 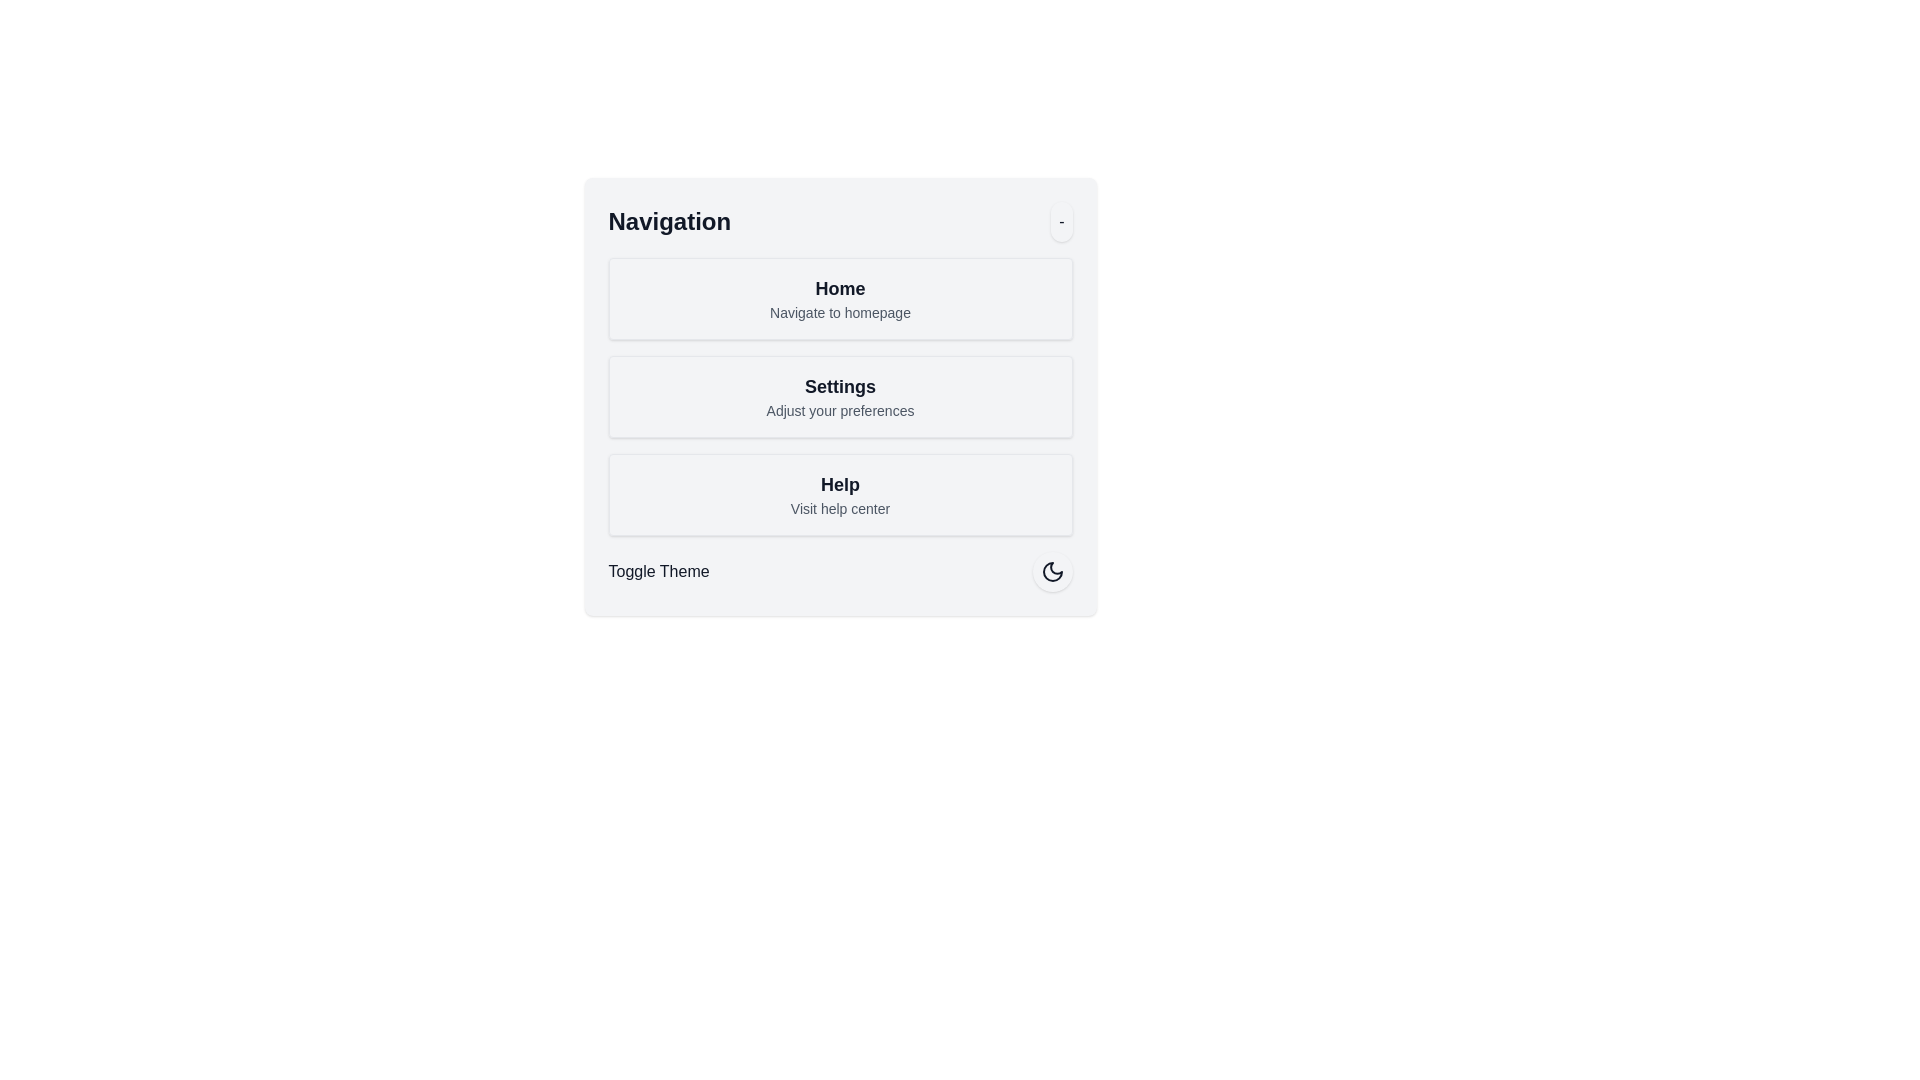 I want to click on the theme toggle button to switch the theme, so click(x=1051, y=571).